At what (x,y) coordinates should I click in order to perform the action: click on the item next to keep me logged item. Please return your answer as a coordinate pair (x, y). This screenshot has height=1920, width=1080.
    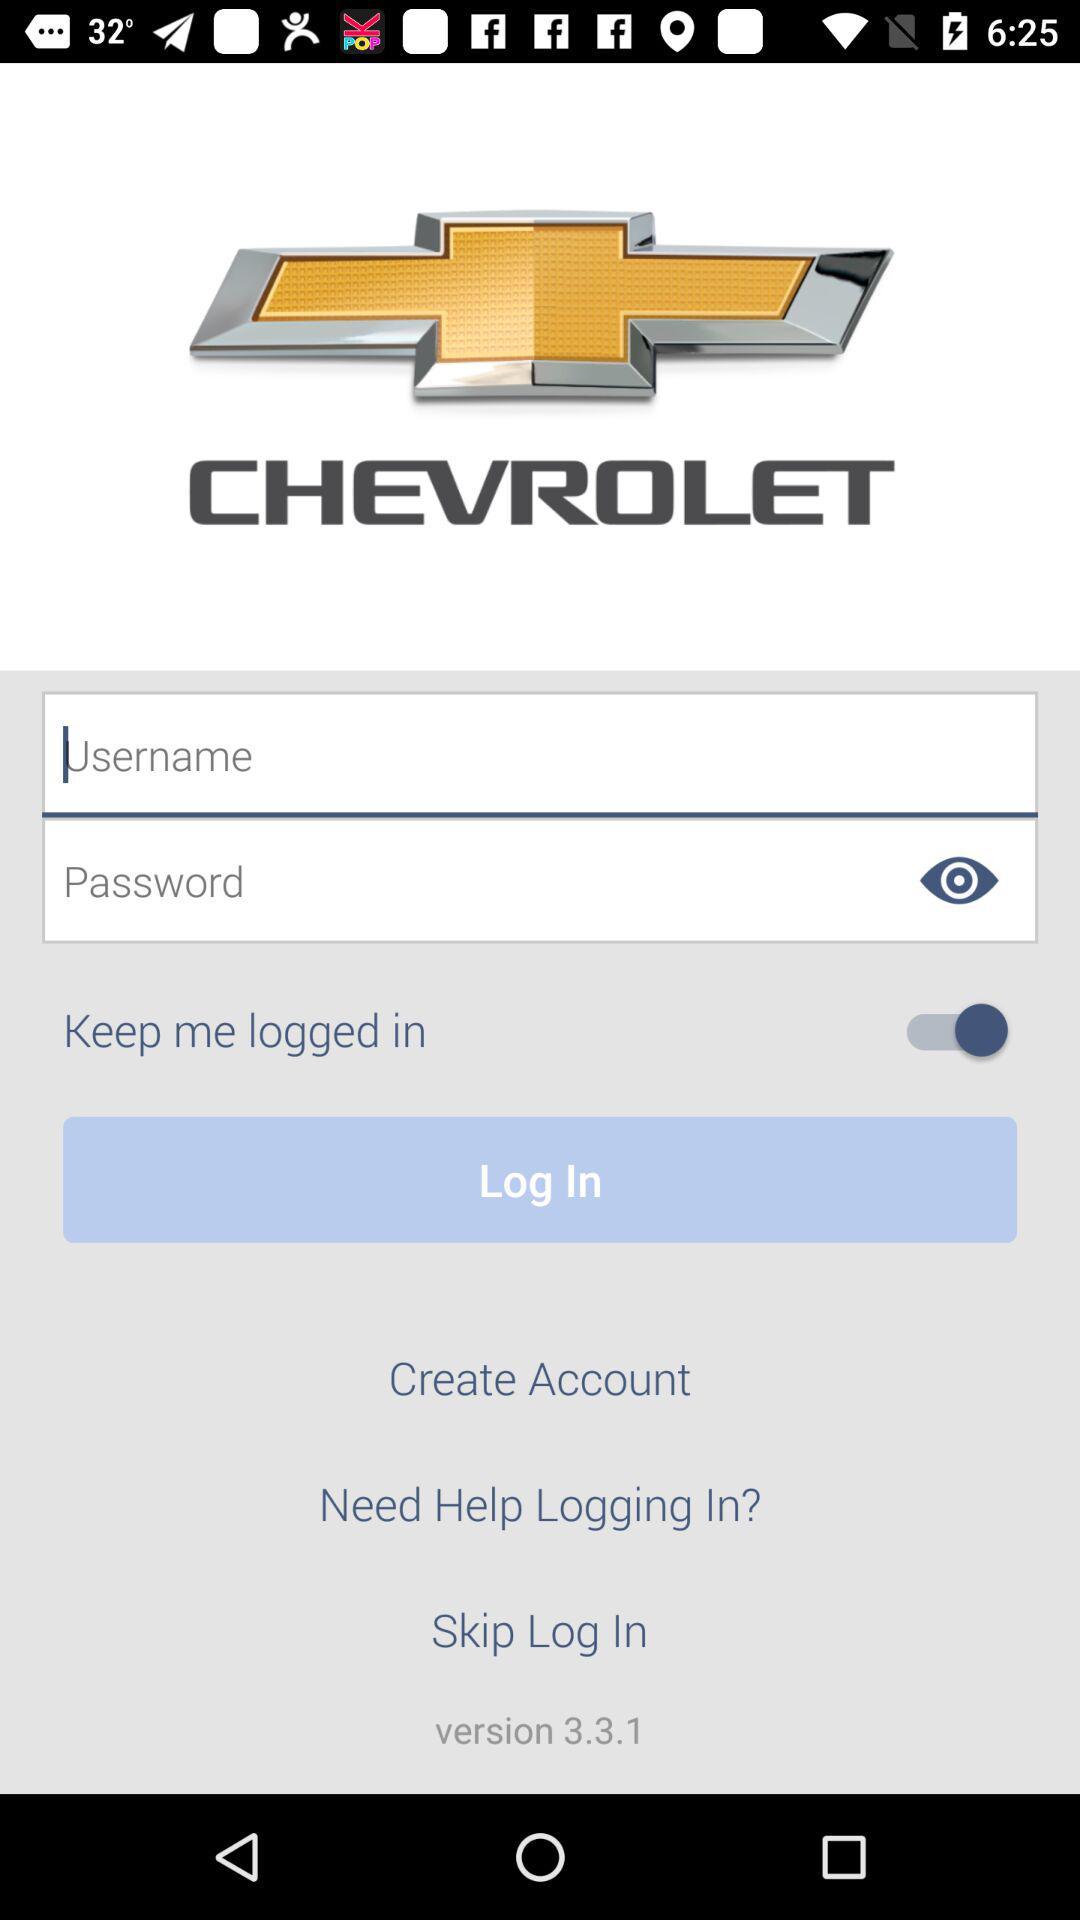
    Looking at the image, I should click on (964, 1030).